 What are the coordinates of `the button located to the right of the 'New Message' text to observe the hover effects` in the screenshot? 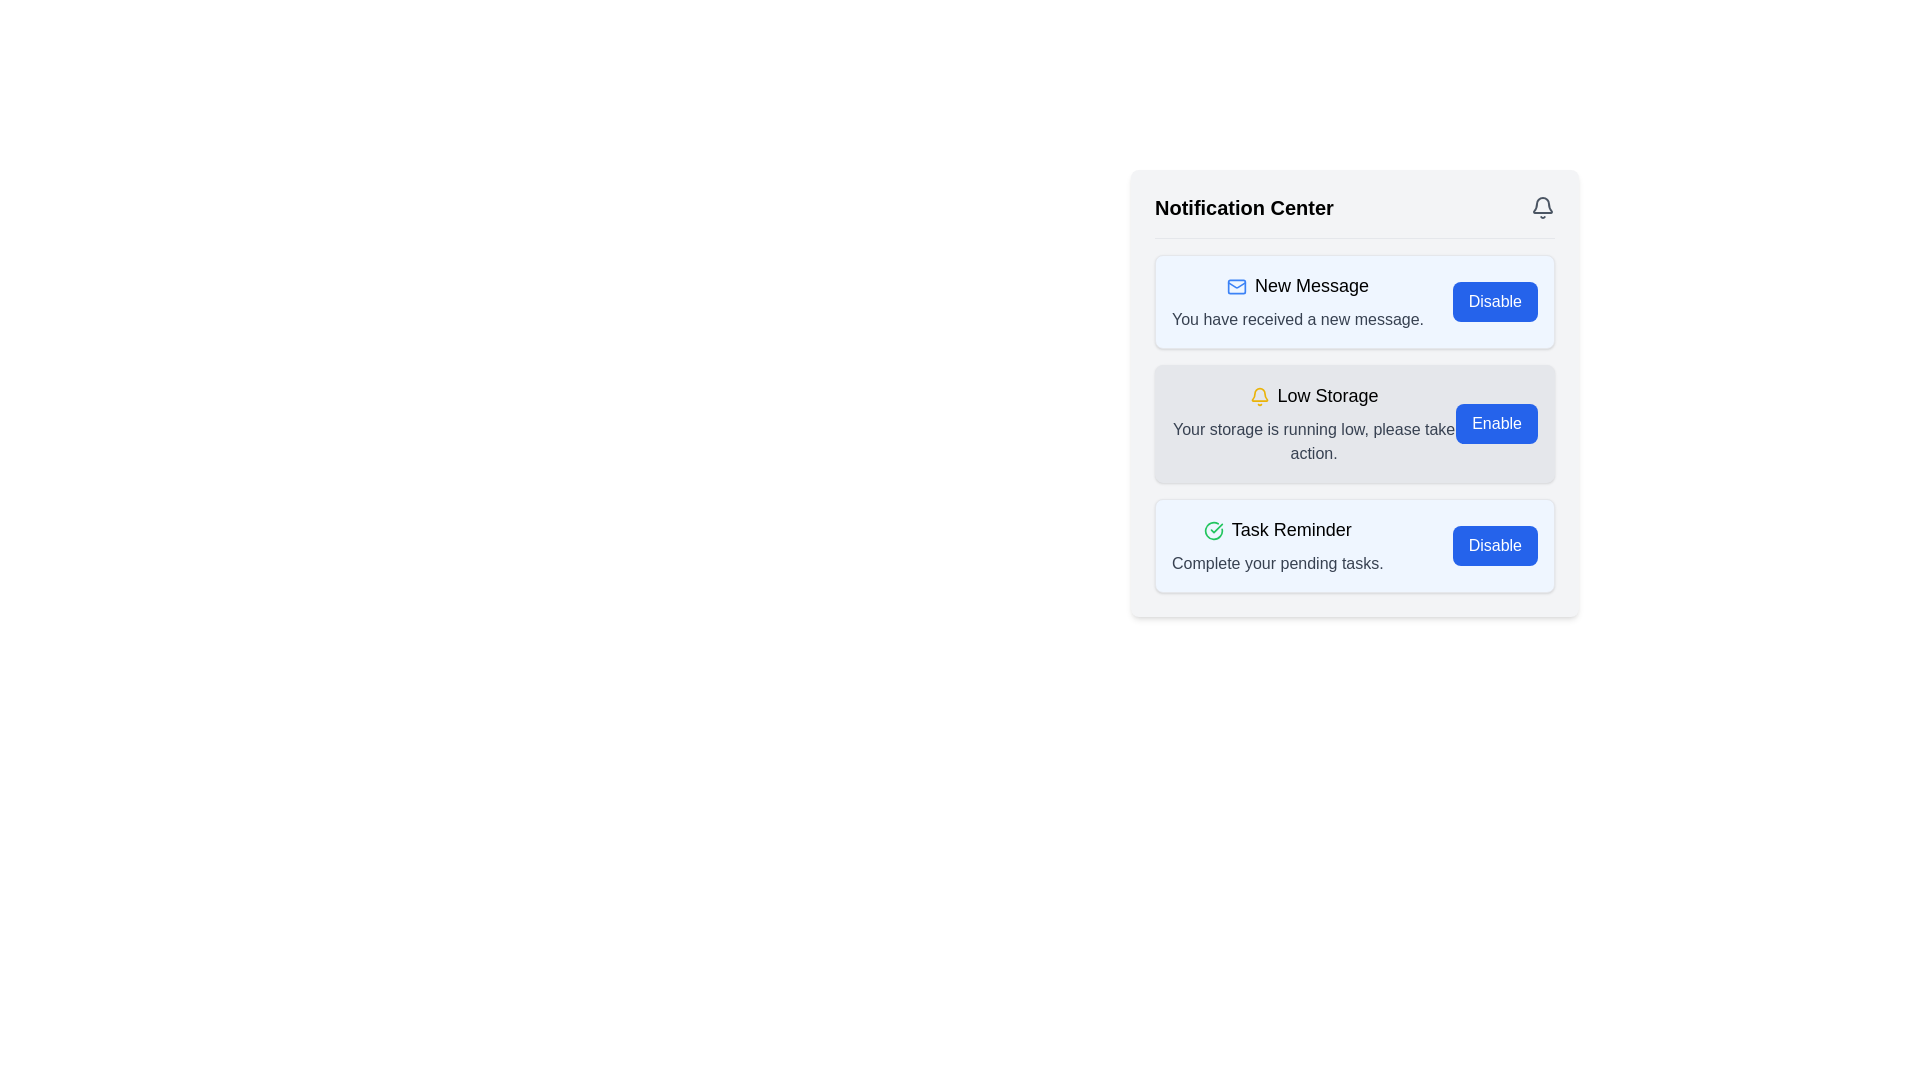 It's located at (1495, 301).